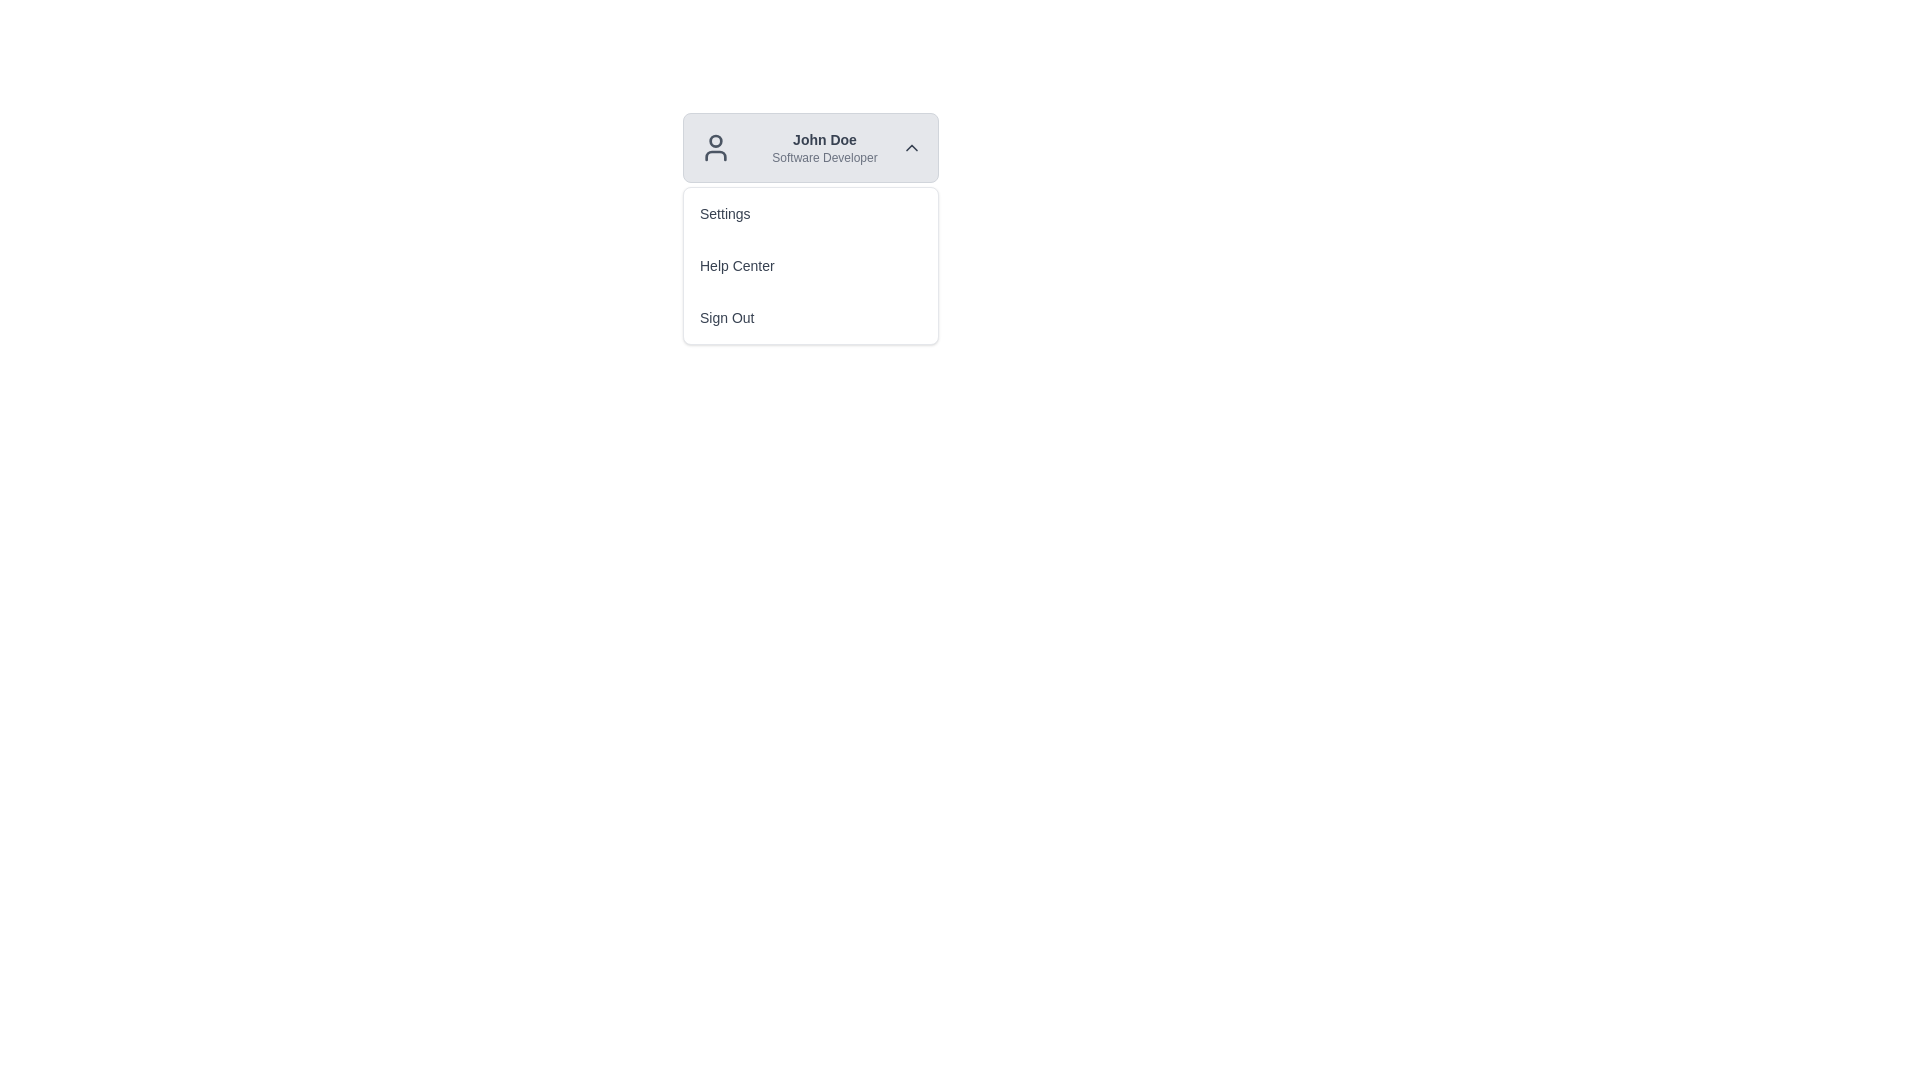 Image resolution: width=1920 pixels, height=1080 pixels. I want to click on the upward-pointing chevron icon located at the top-right corner of the user profile card, adjacent to the text 'Software Developer', so click(911, 146).